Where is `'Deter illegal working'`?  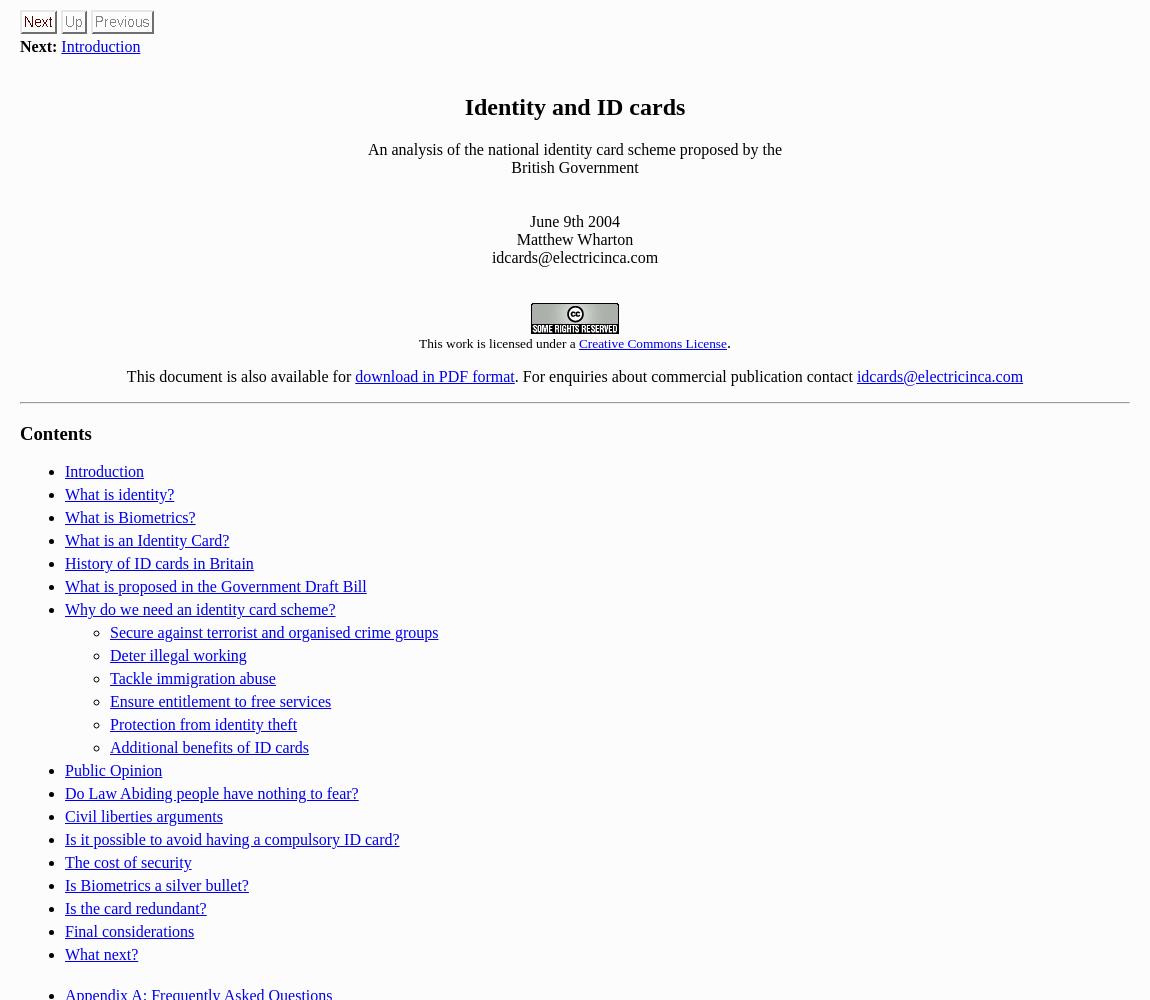 'Deter illegal working' is located at coordinates (177, 655).